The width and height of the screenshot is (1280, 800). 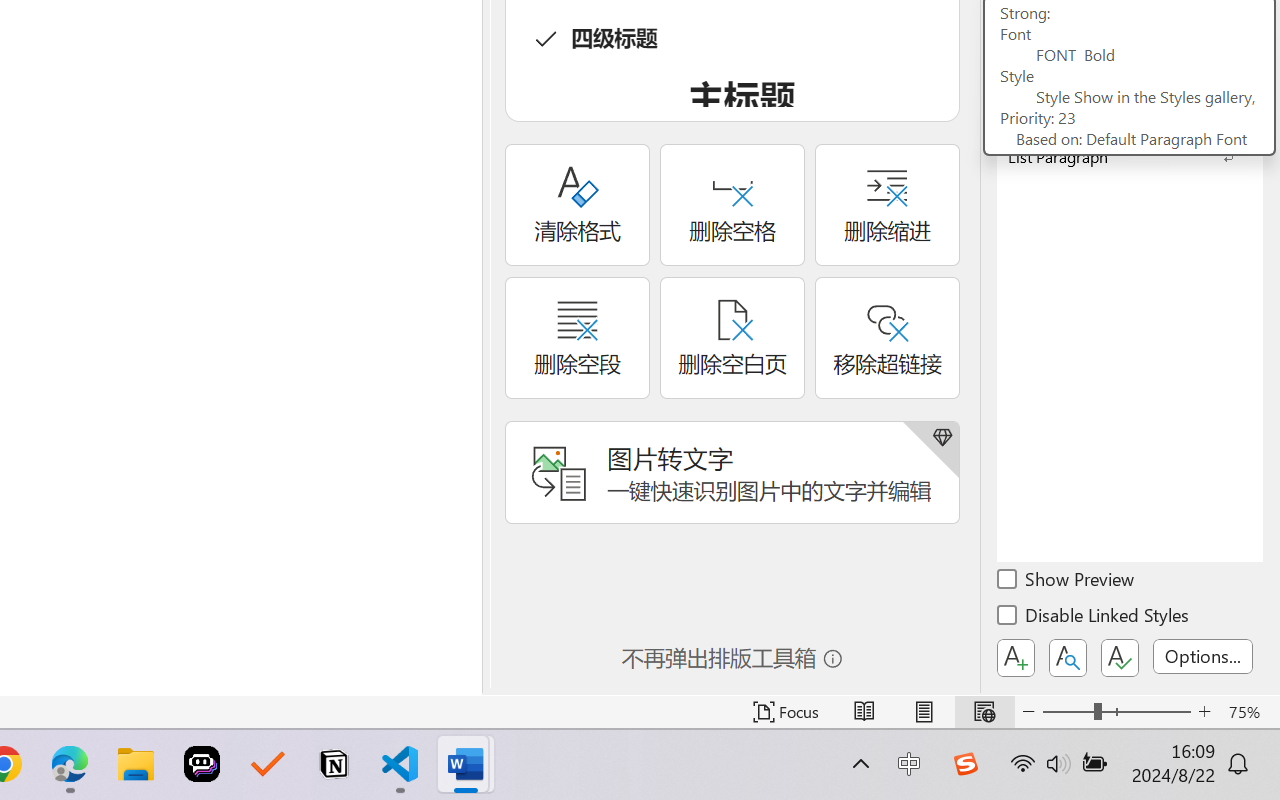 I want to click on 'Class: NetUIButton', so click(x=1120, y=657).